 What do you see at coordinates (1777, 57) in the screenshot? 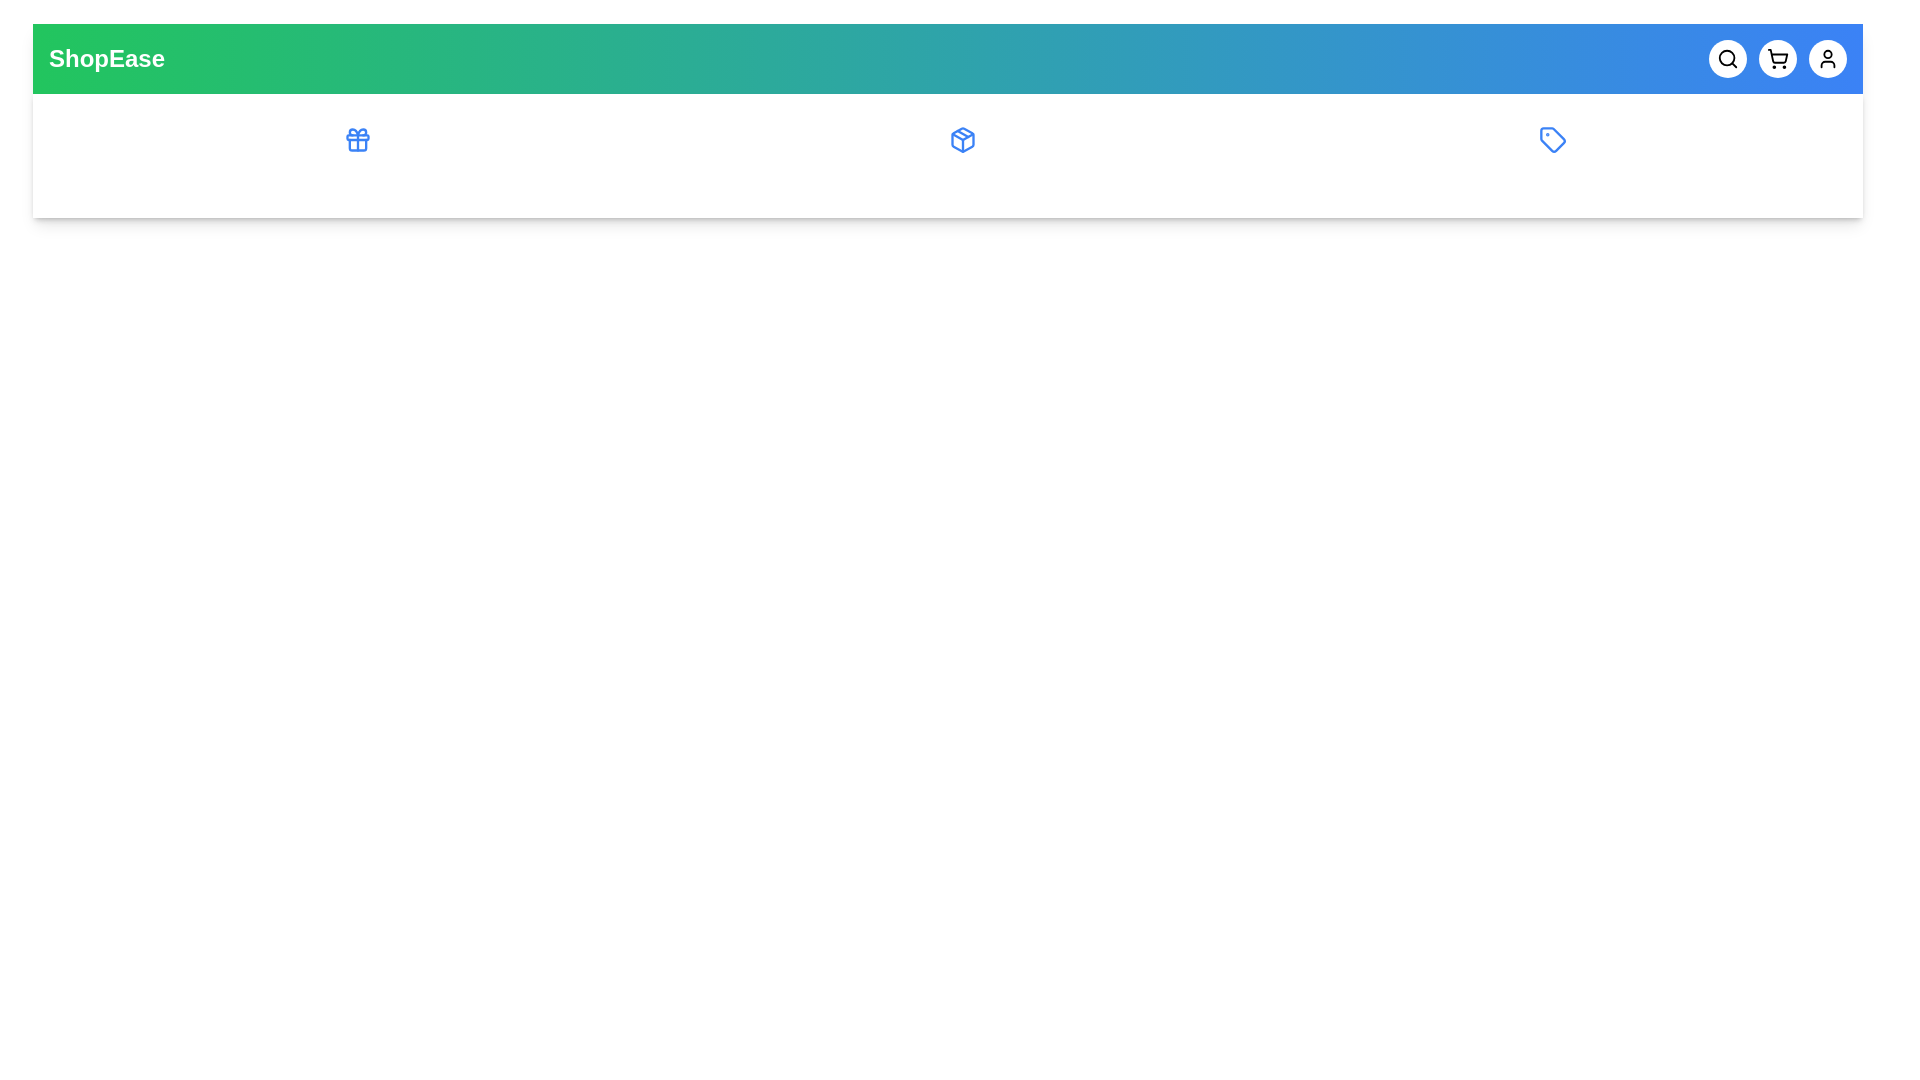
I see `the 'Shopping Cart' icon to view the cart` at bounding box center [1777, 57].